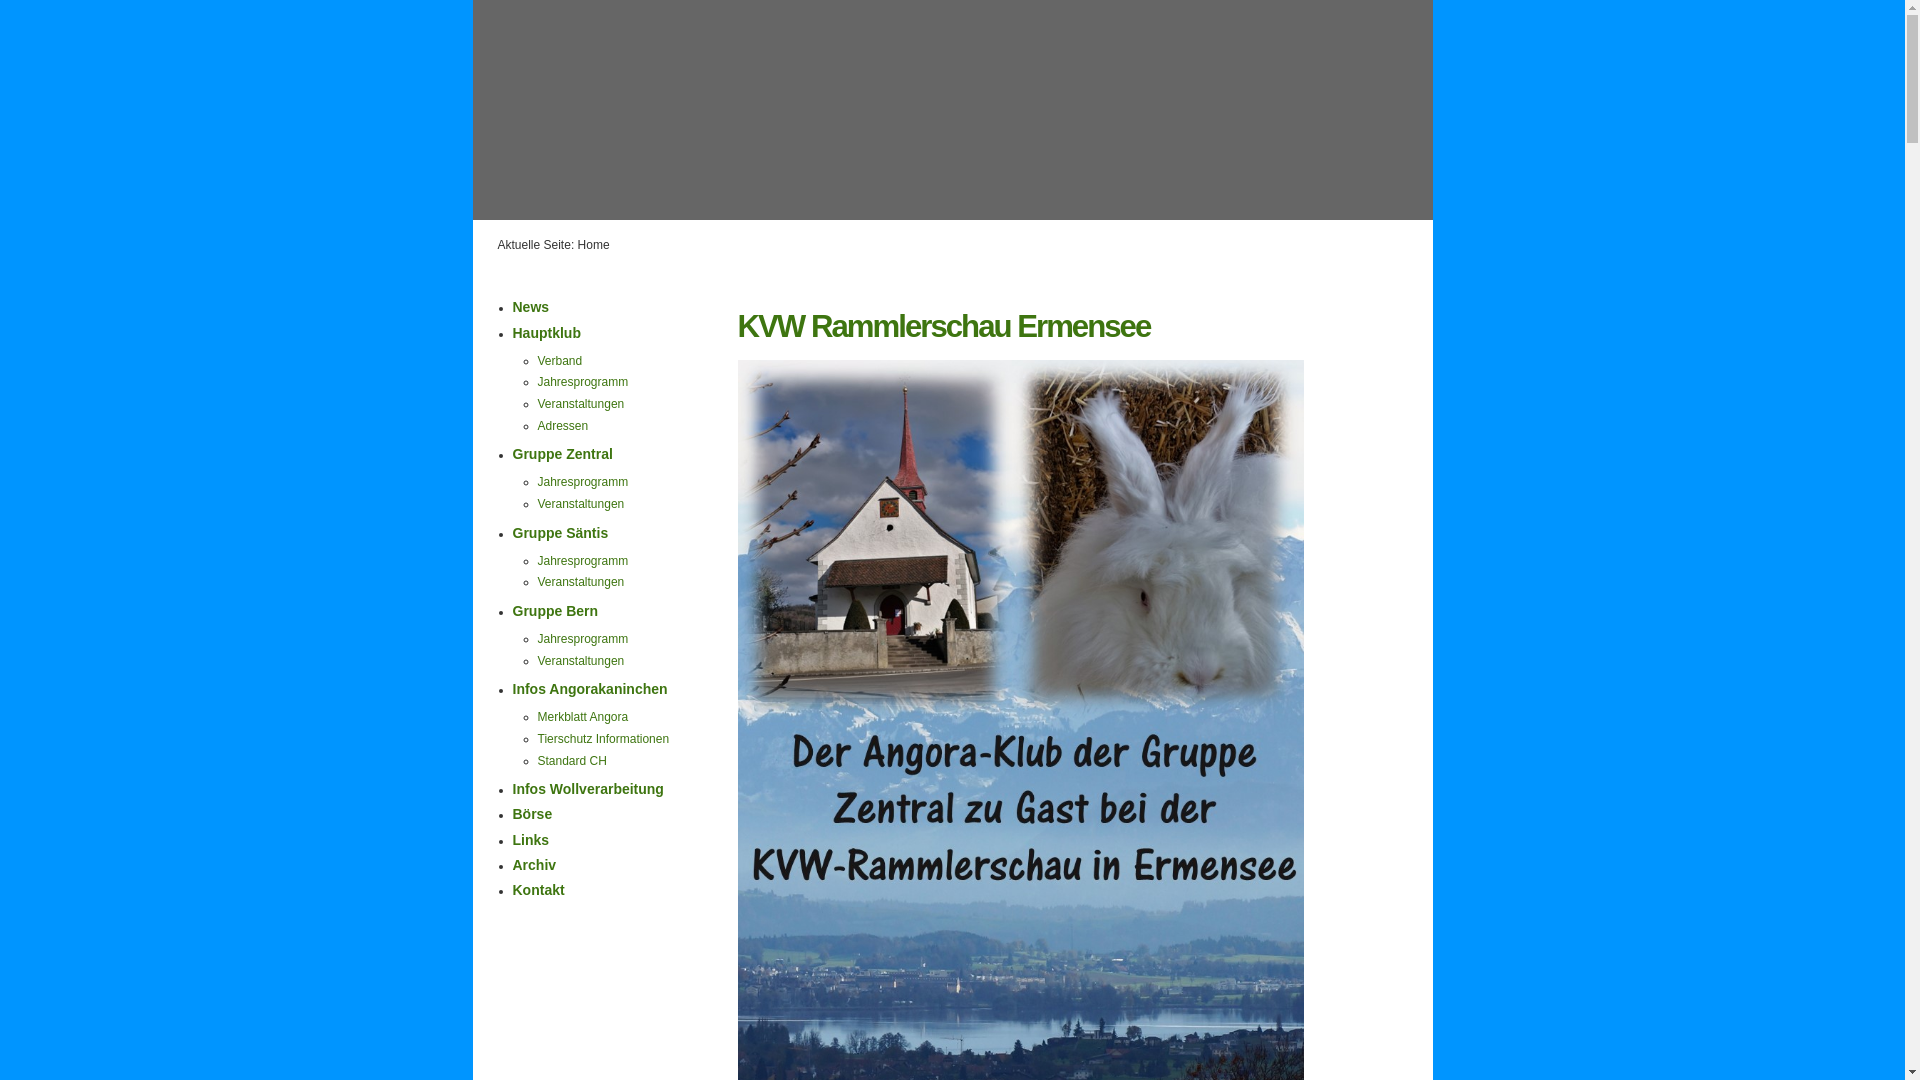 The height and width of the screenshot is (1080, 1920). I want to click on 'Kontakt', so click(537, 889).